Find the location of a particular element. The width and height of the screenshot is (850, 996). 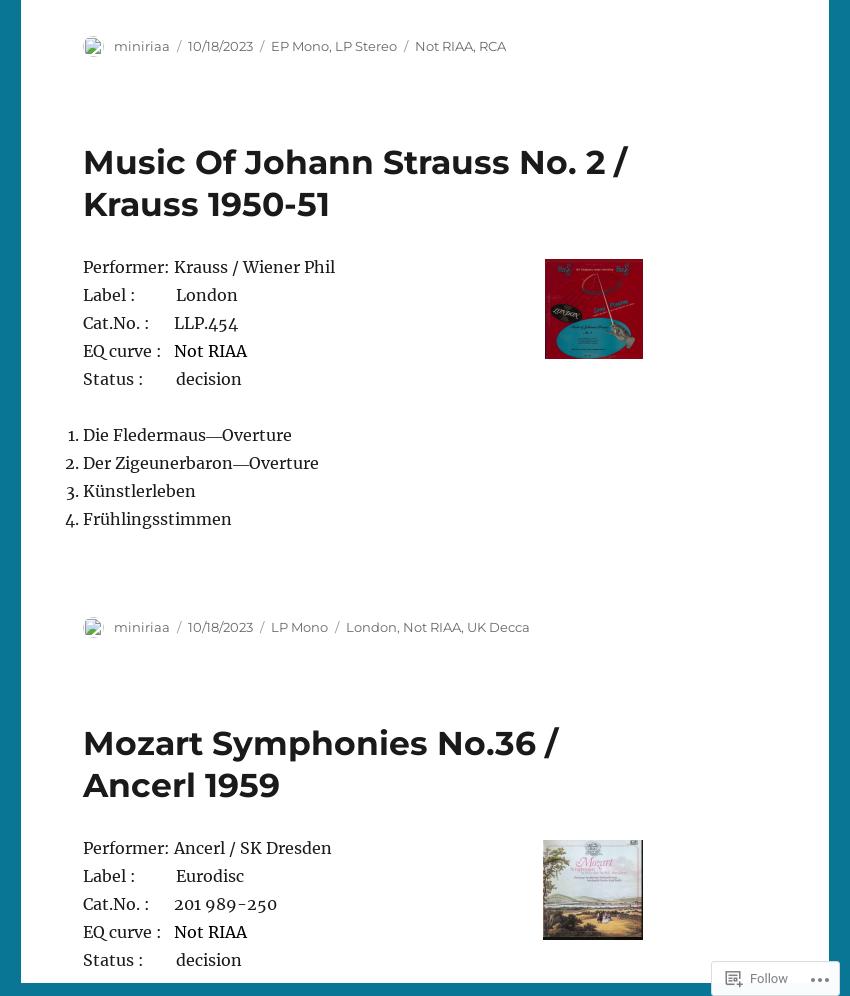

'Cat.No. :      LLP.454' is located at coordinates (82, 321).